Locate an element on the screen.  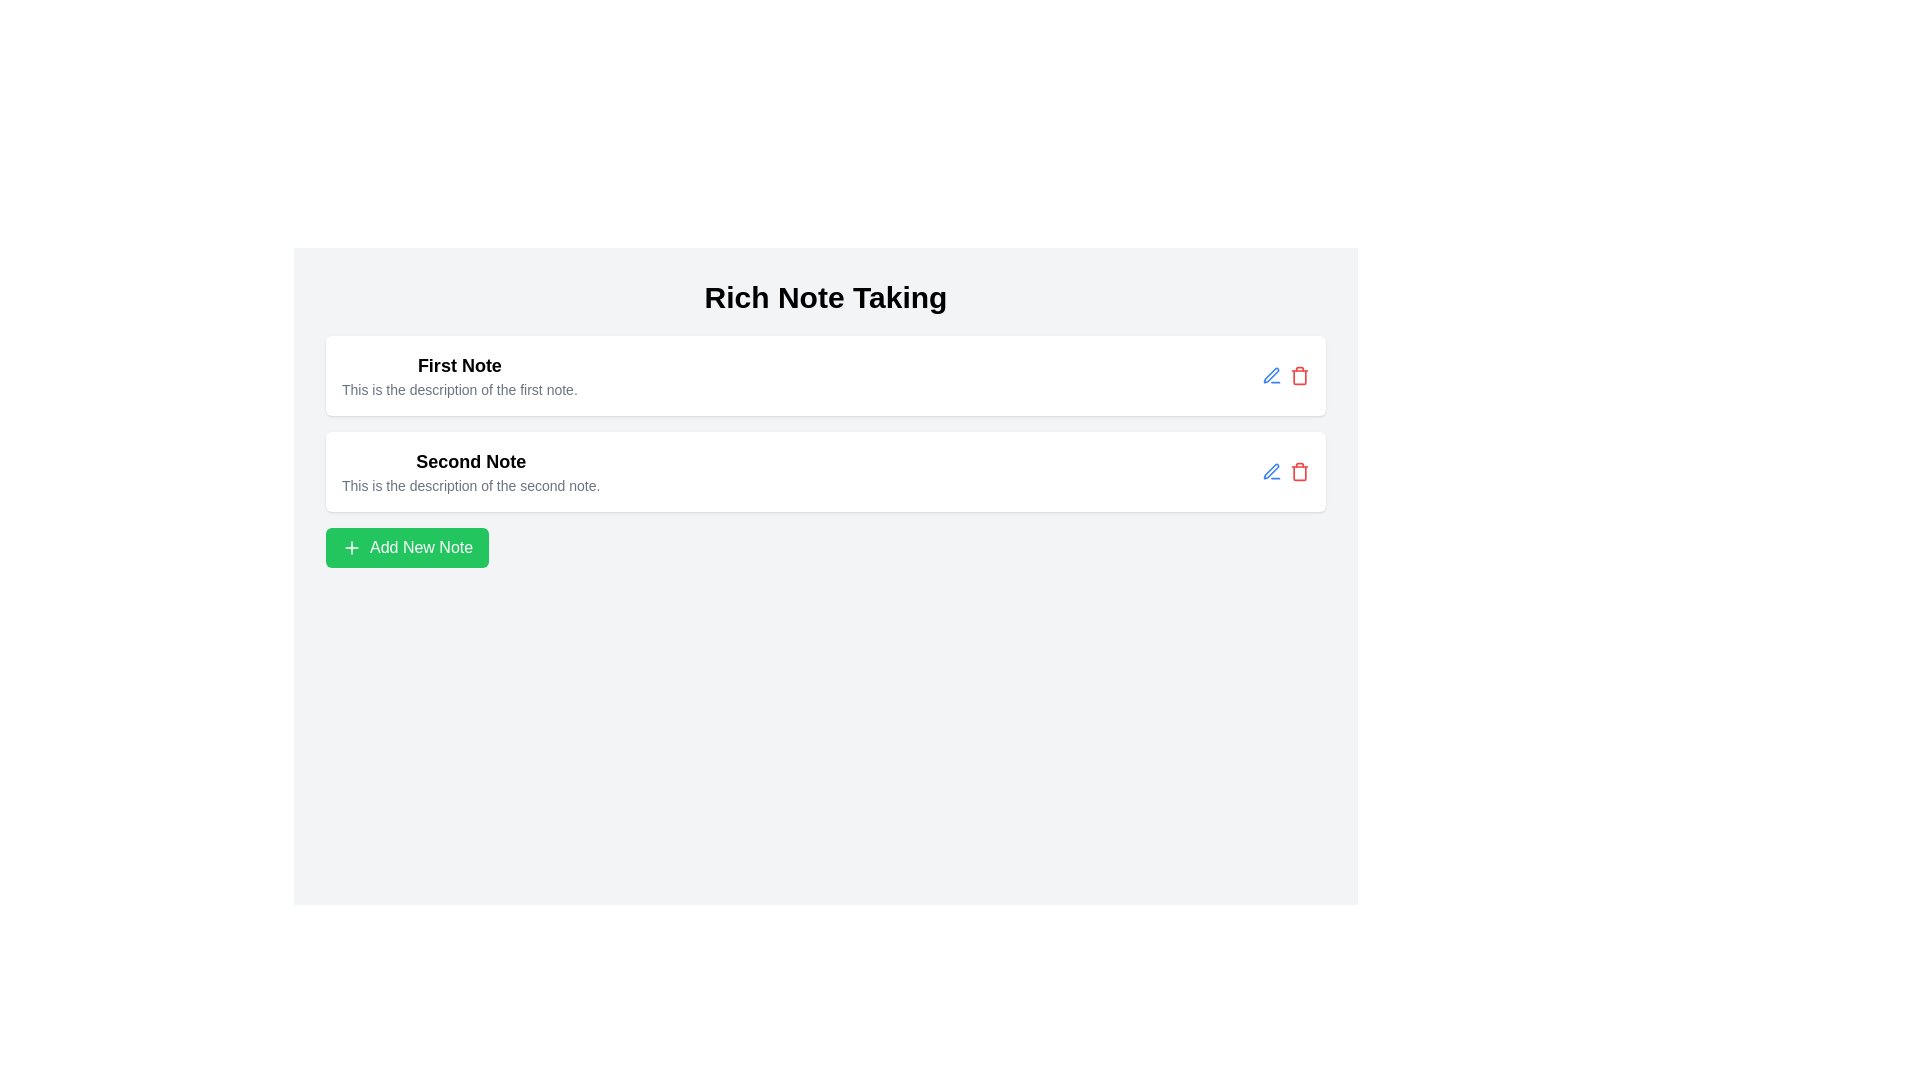
the edit button located in the right section of the first note's action area is located at coordinates (1271, 471).